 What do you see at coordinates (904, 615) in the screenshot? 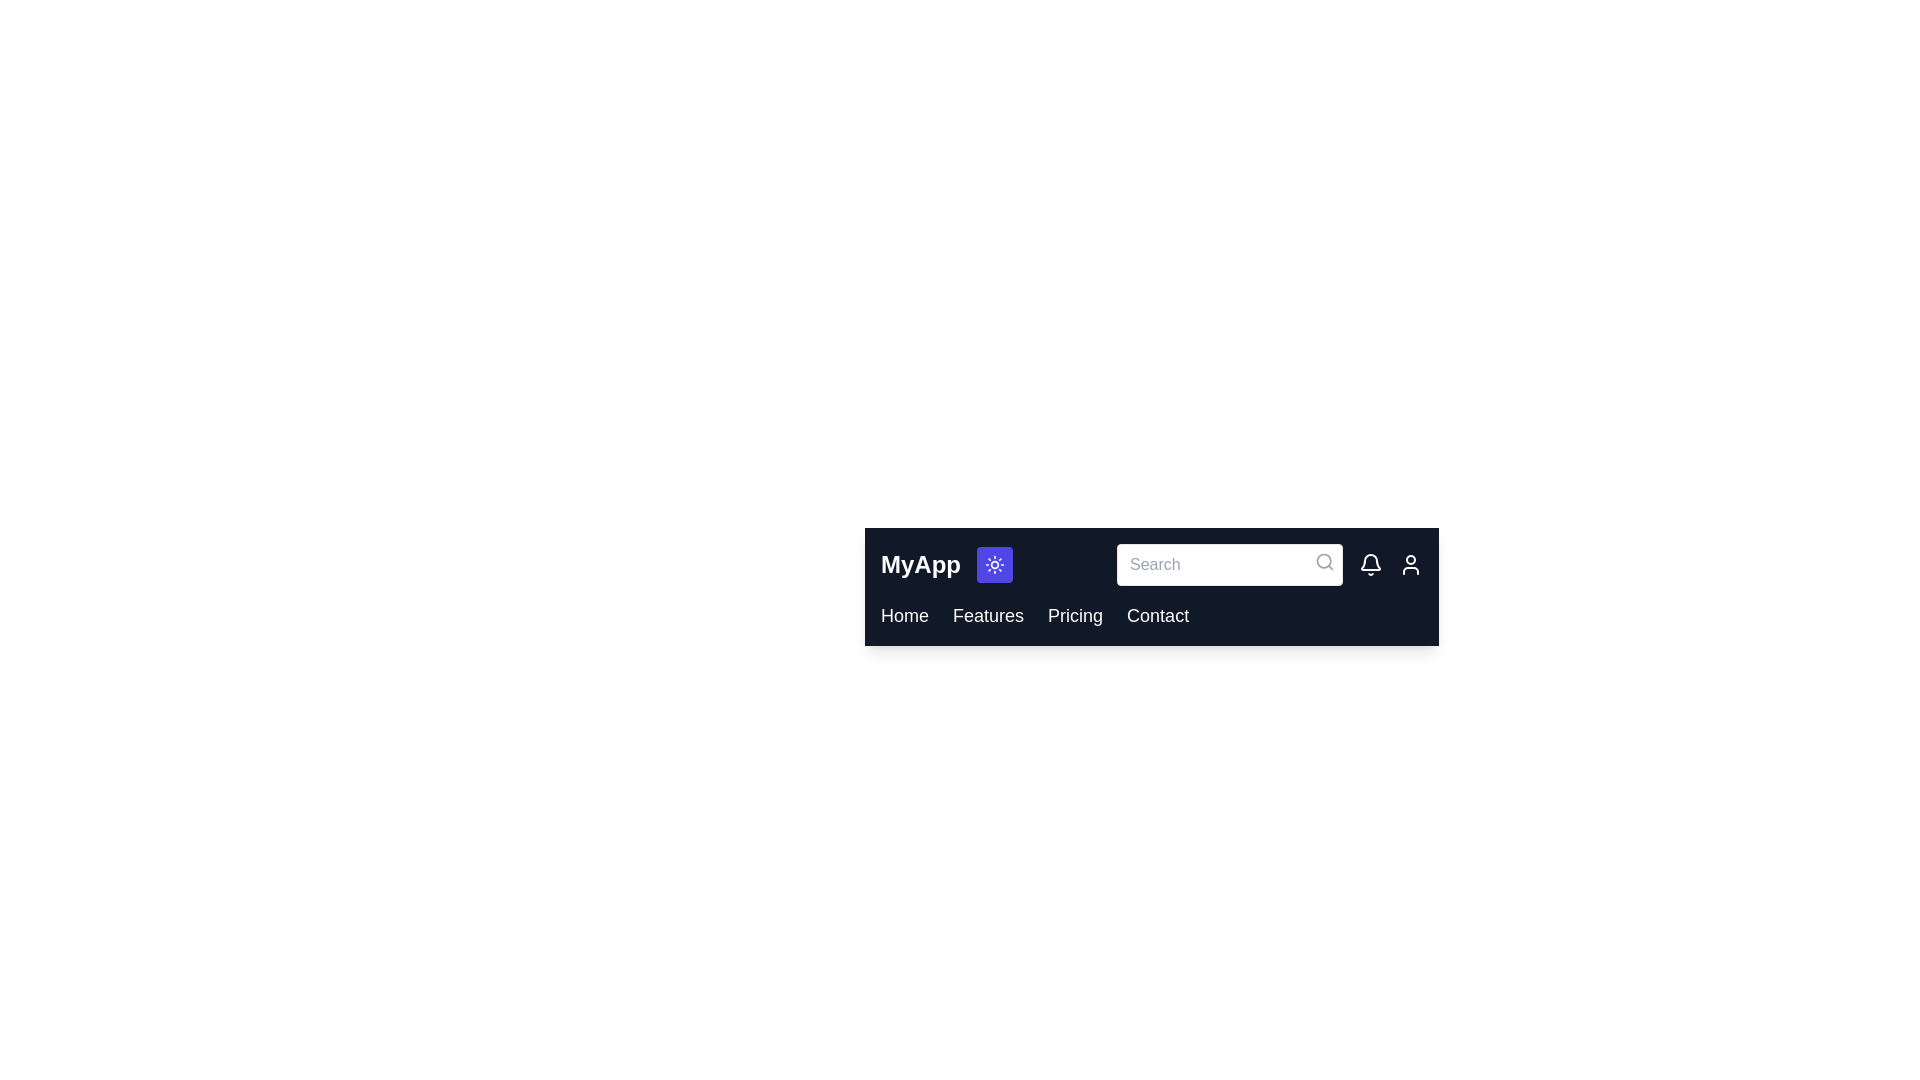
I see `the Home link in the navigation bar` at bounding box center [904, 615].